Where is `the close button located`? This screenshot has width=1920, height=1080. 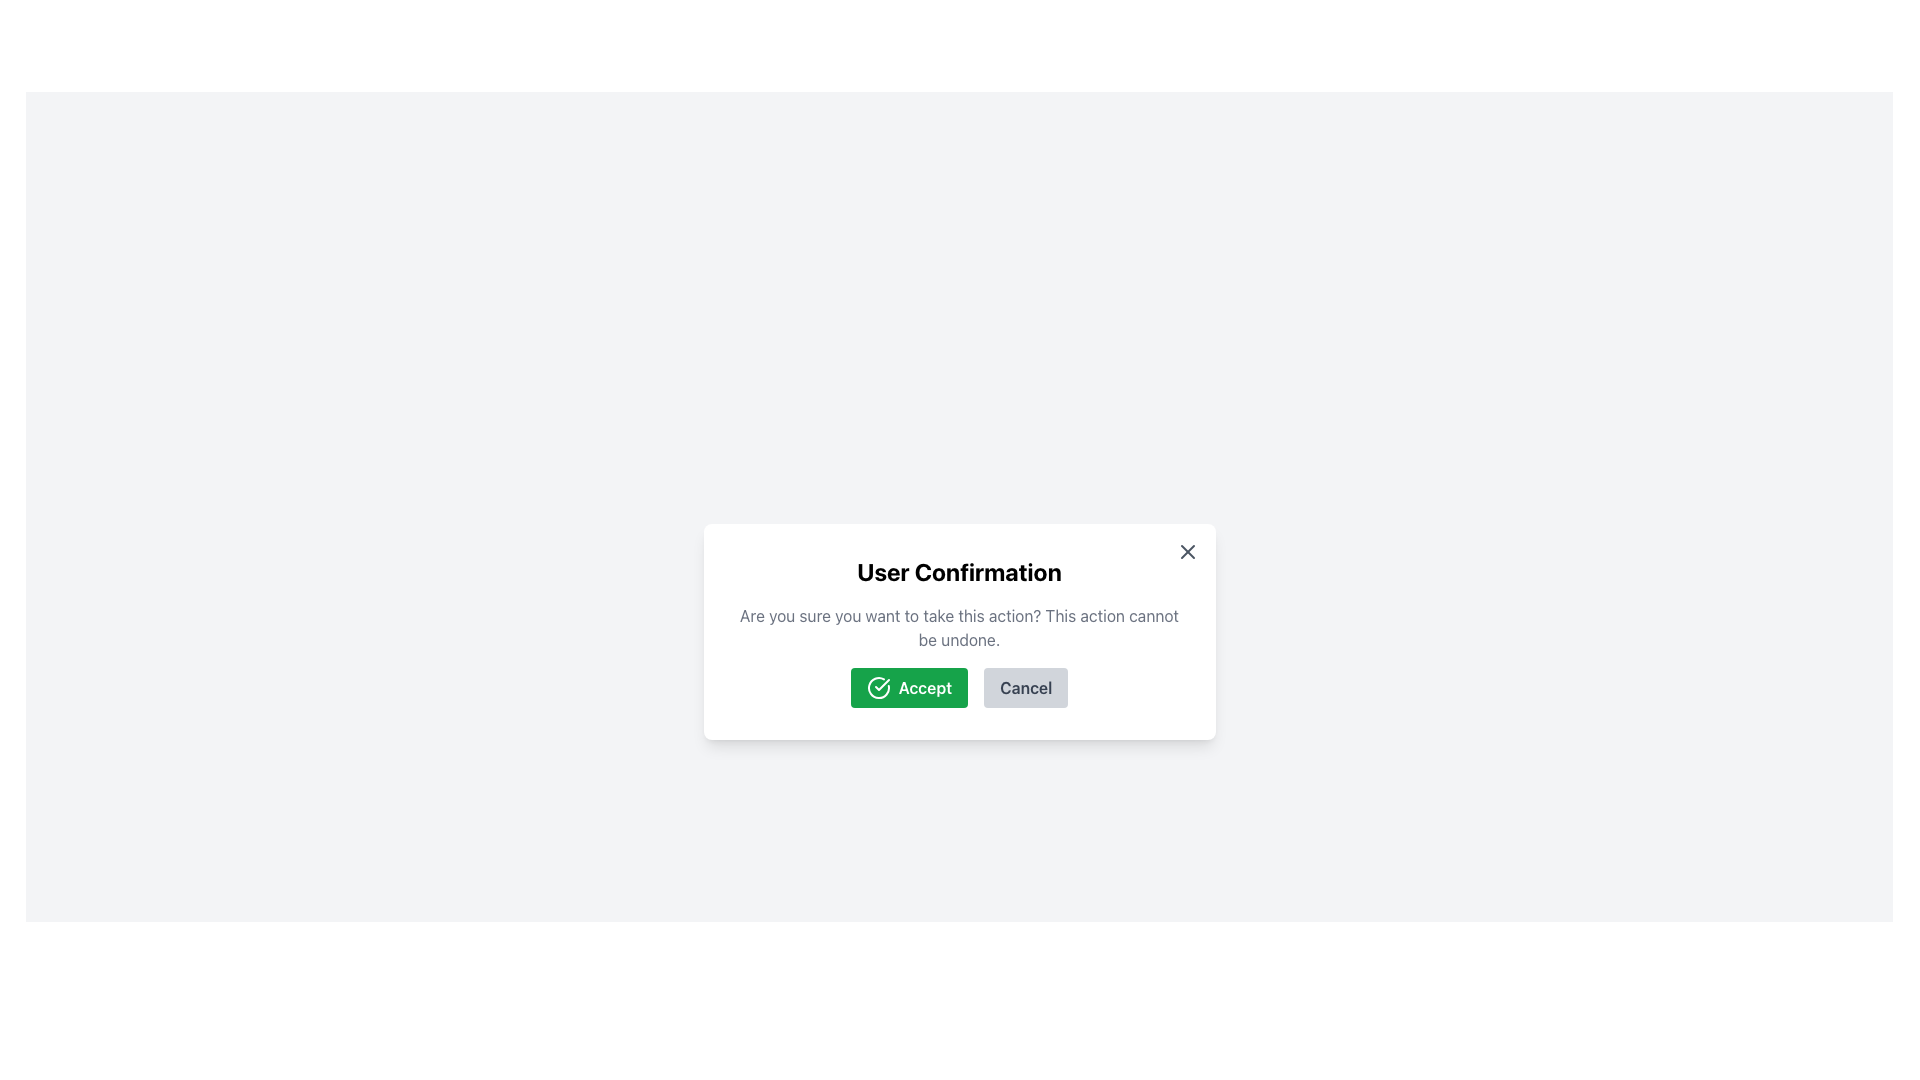
the close button located is located at coordinates (1187, 551).